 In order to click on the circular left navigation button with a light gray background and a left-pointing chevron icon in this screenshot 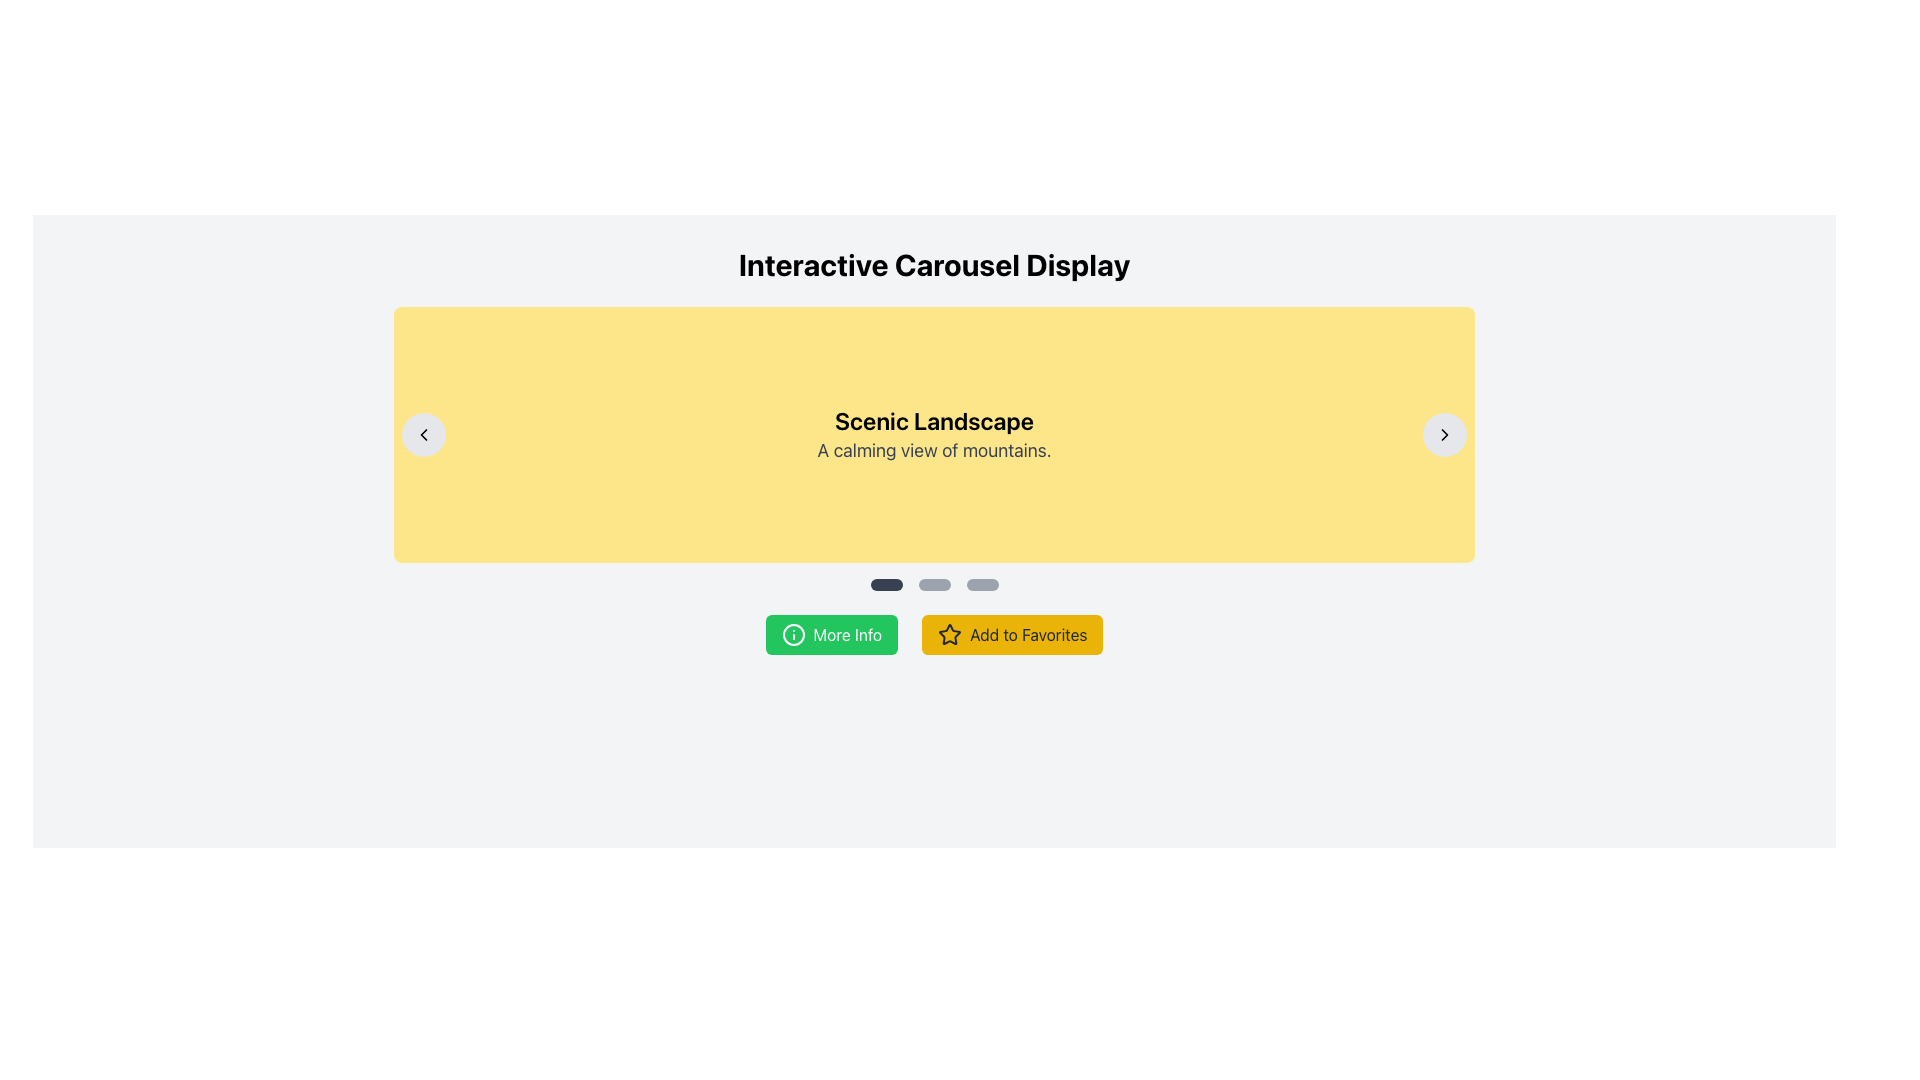, I will do `click(422, 434)`.